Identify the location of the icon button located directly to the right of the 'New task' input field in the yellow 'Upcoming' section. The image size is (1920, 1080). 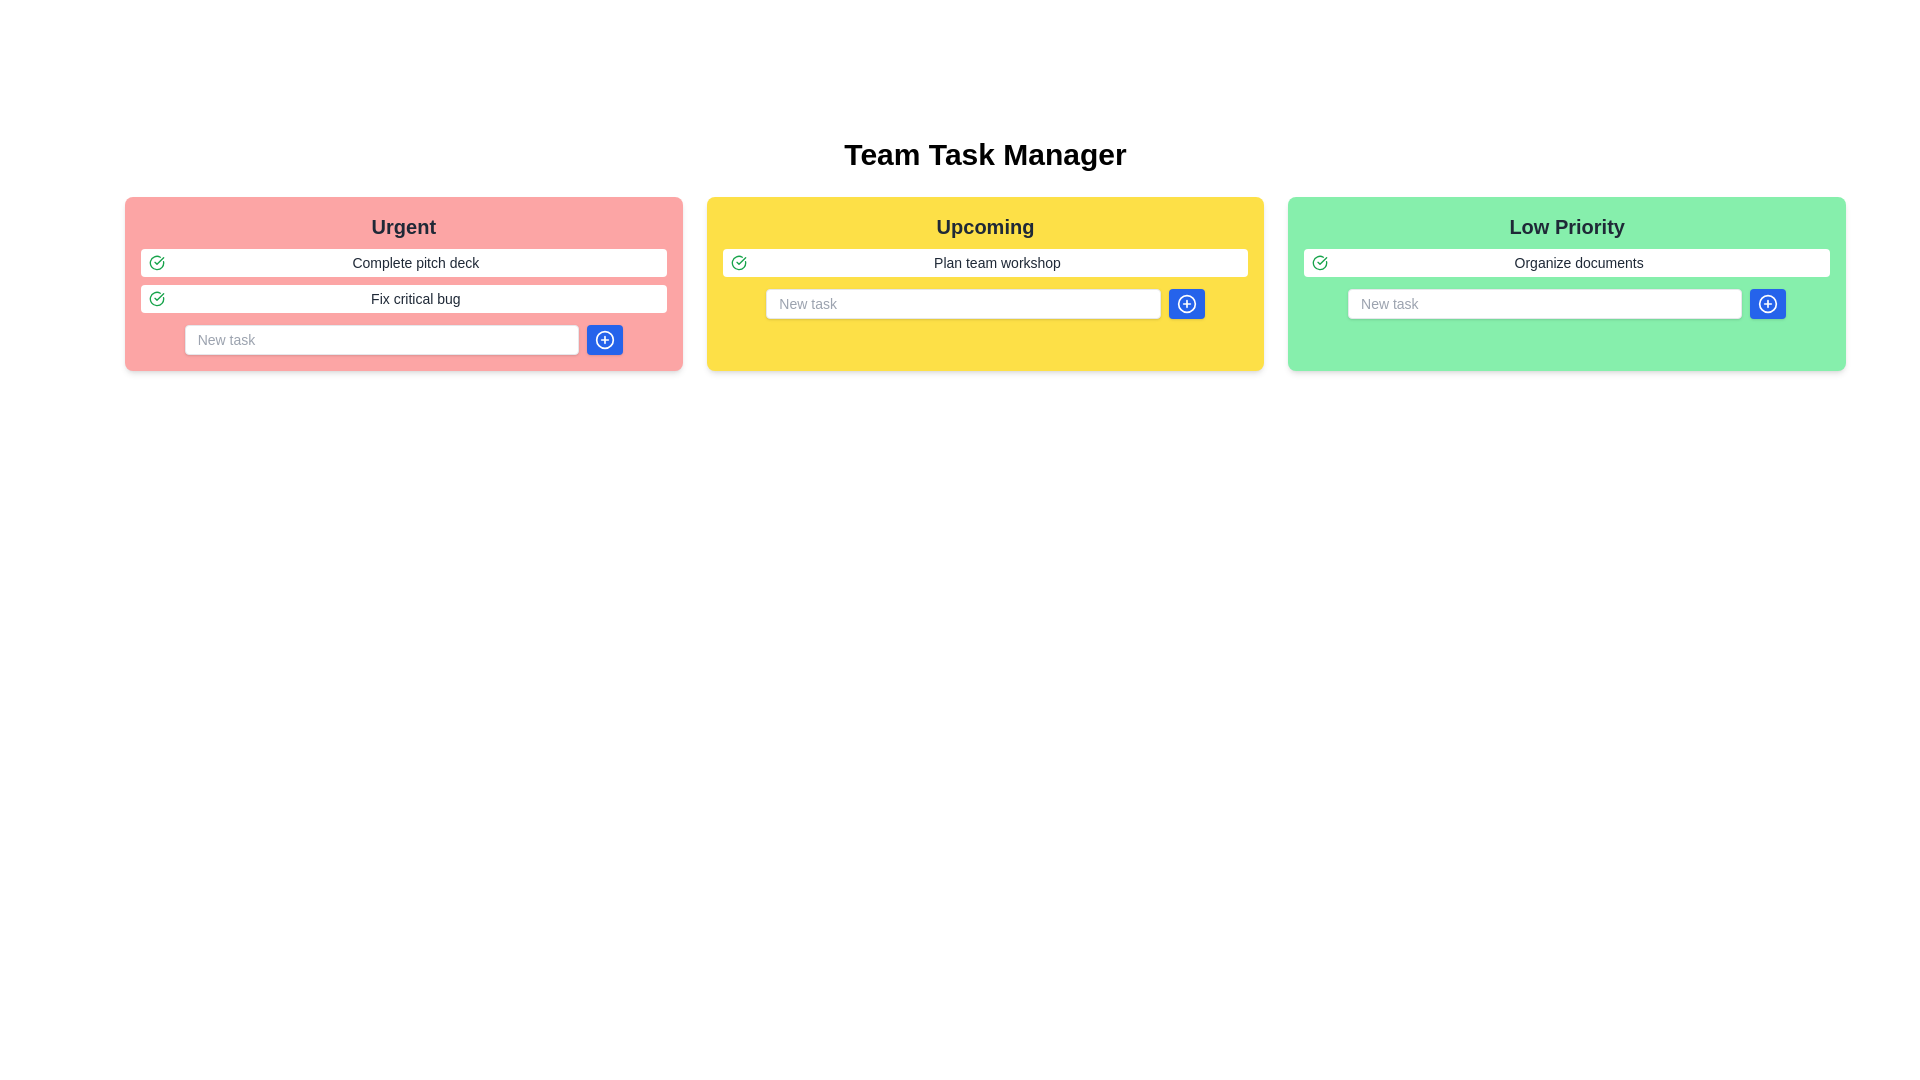
(1186, 304).